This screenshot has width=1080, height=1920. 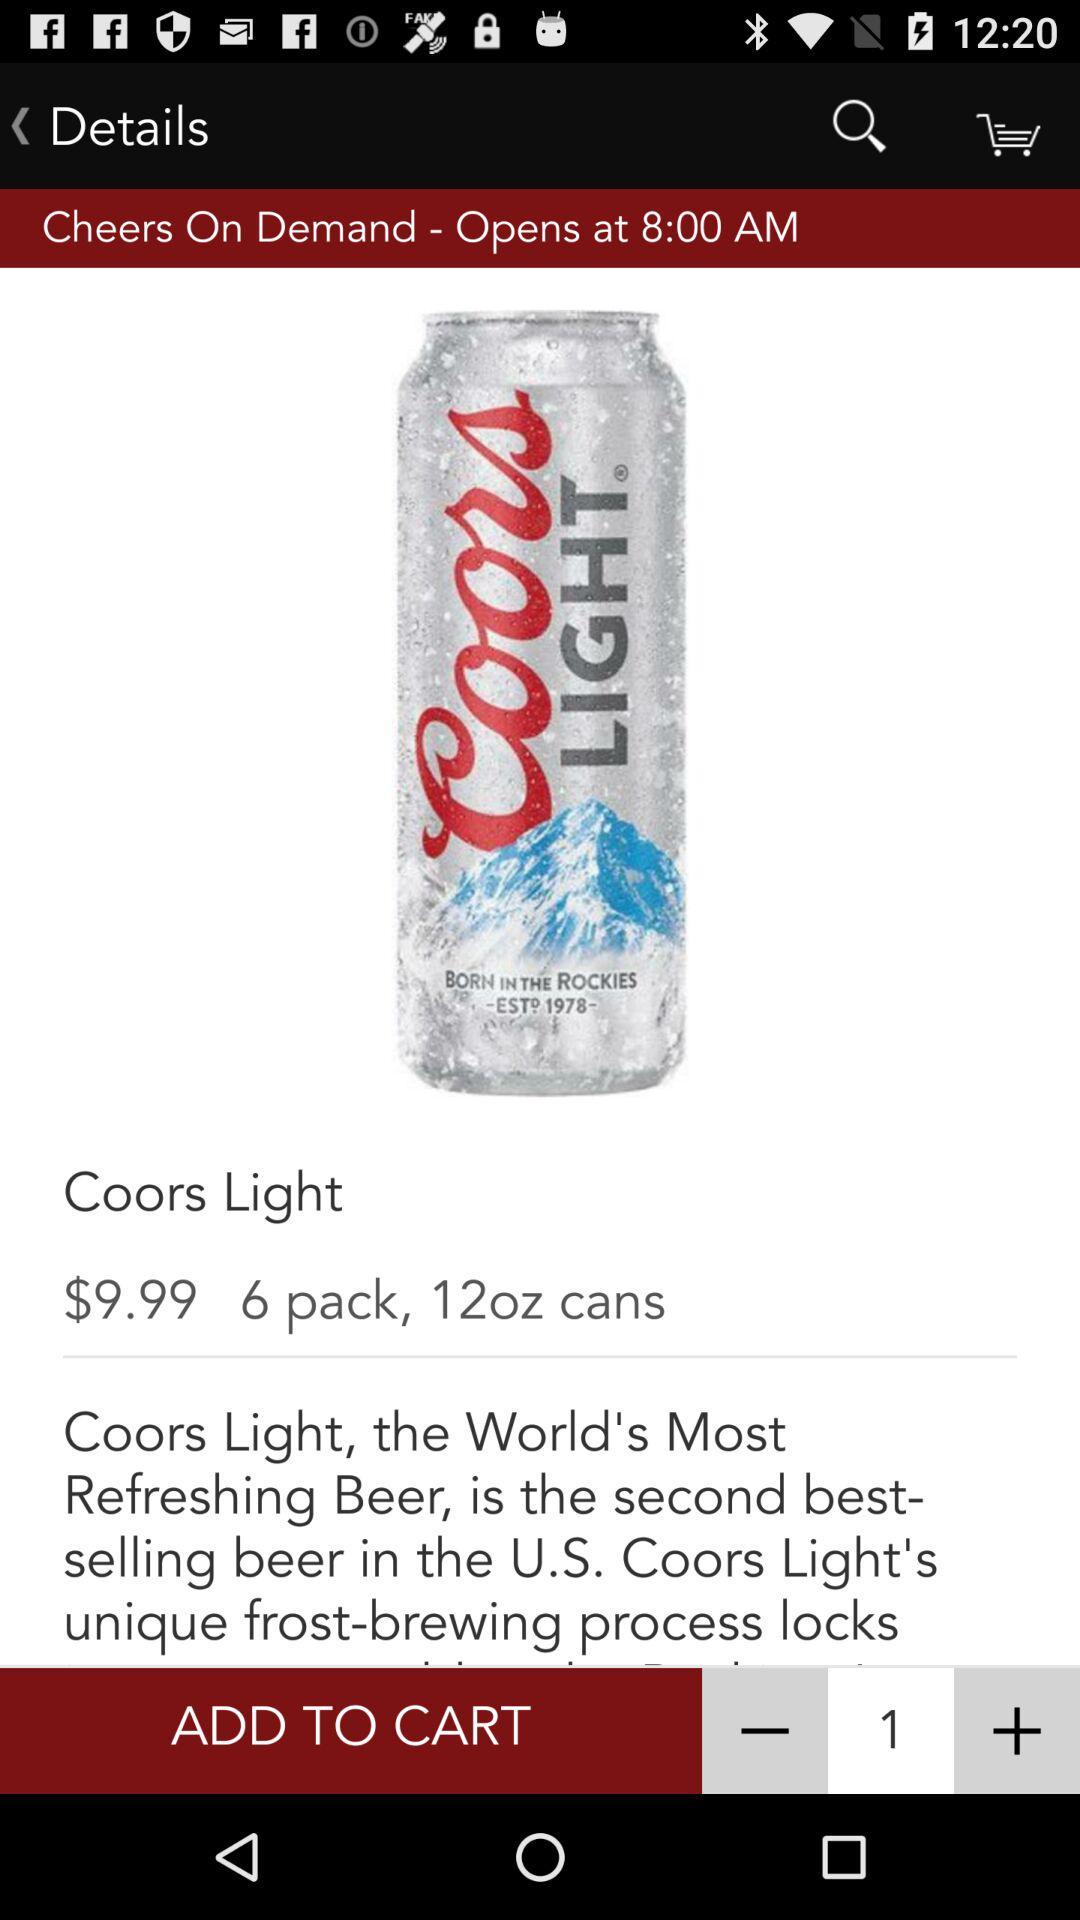 I want to click on the app next to the details icon, so click(x=858, y=124).